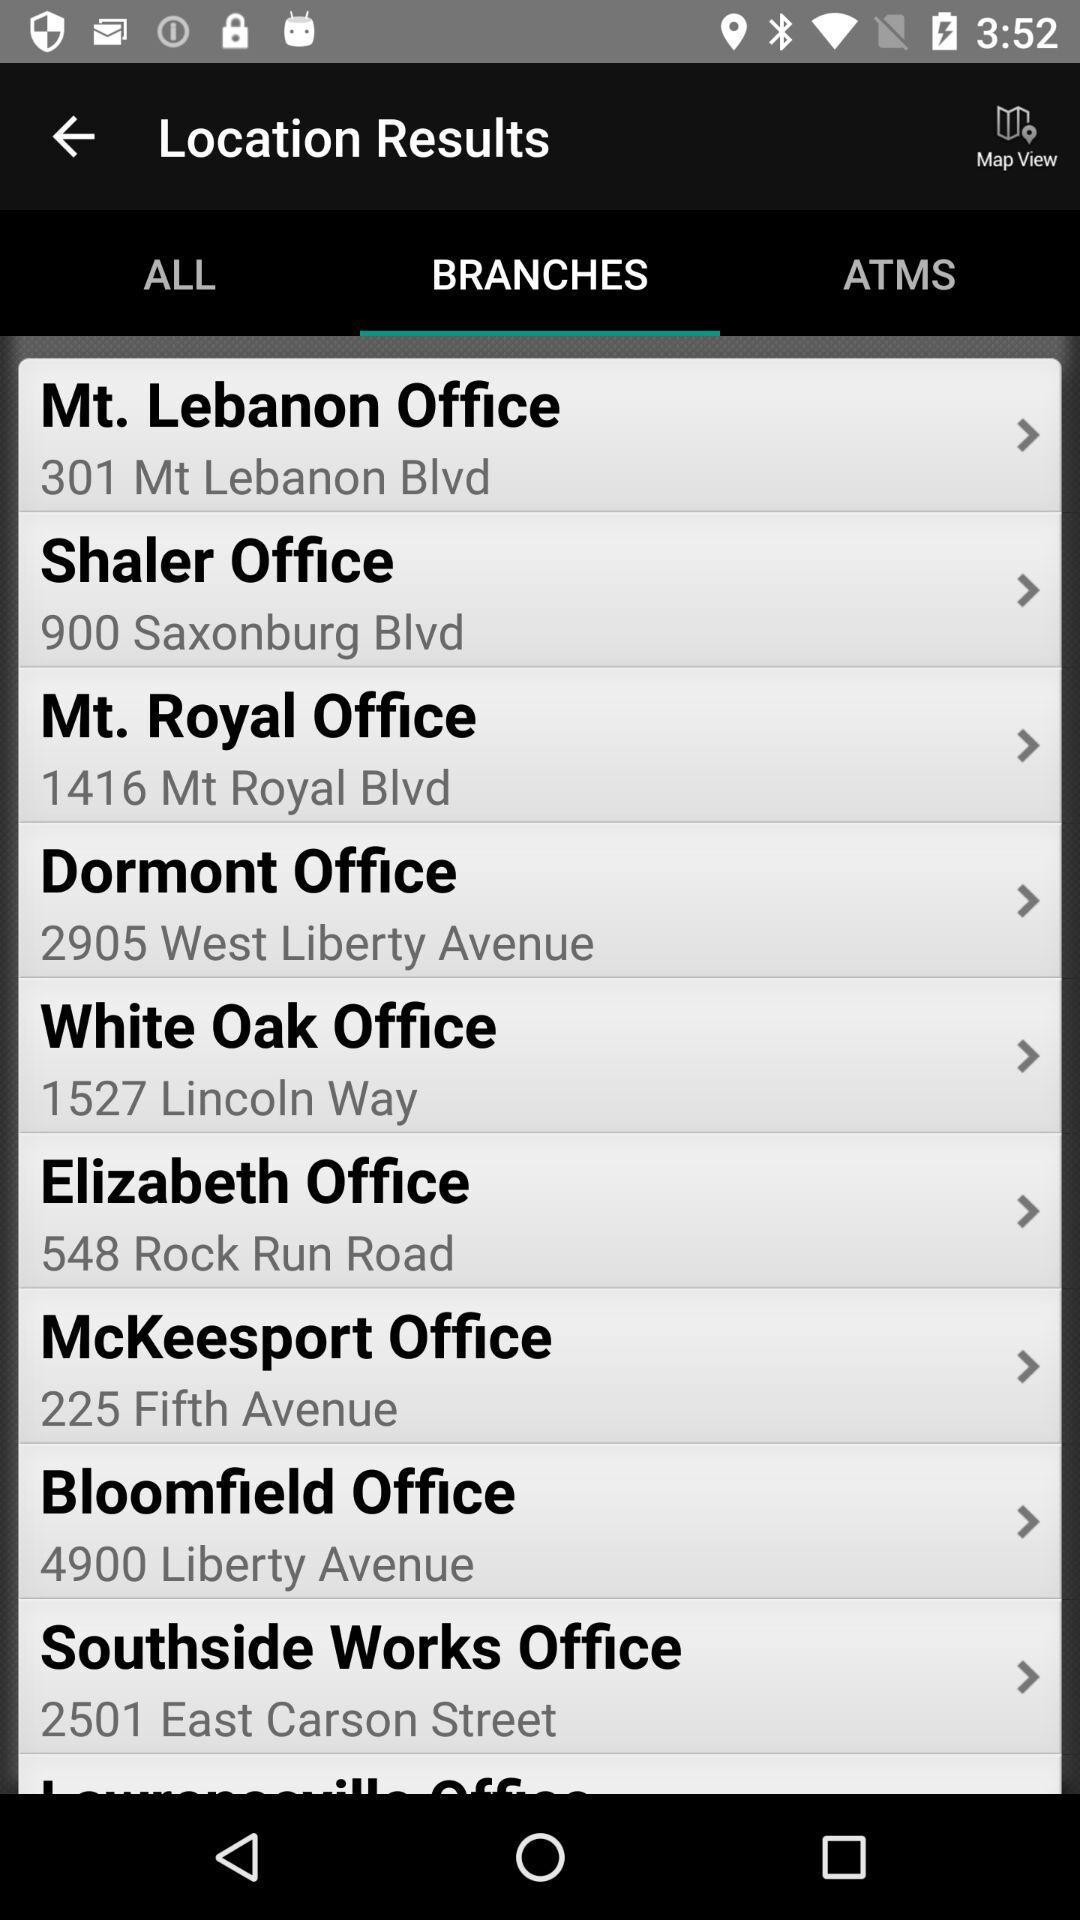 This screenshot has width=1080, height=1920. I want to click on the item below 548 rock run, so click(513, 1334).